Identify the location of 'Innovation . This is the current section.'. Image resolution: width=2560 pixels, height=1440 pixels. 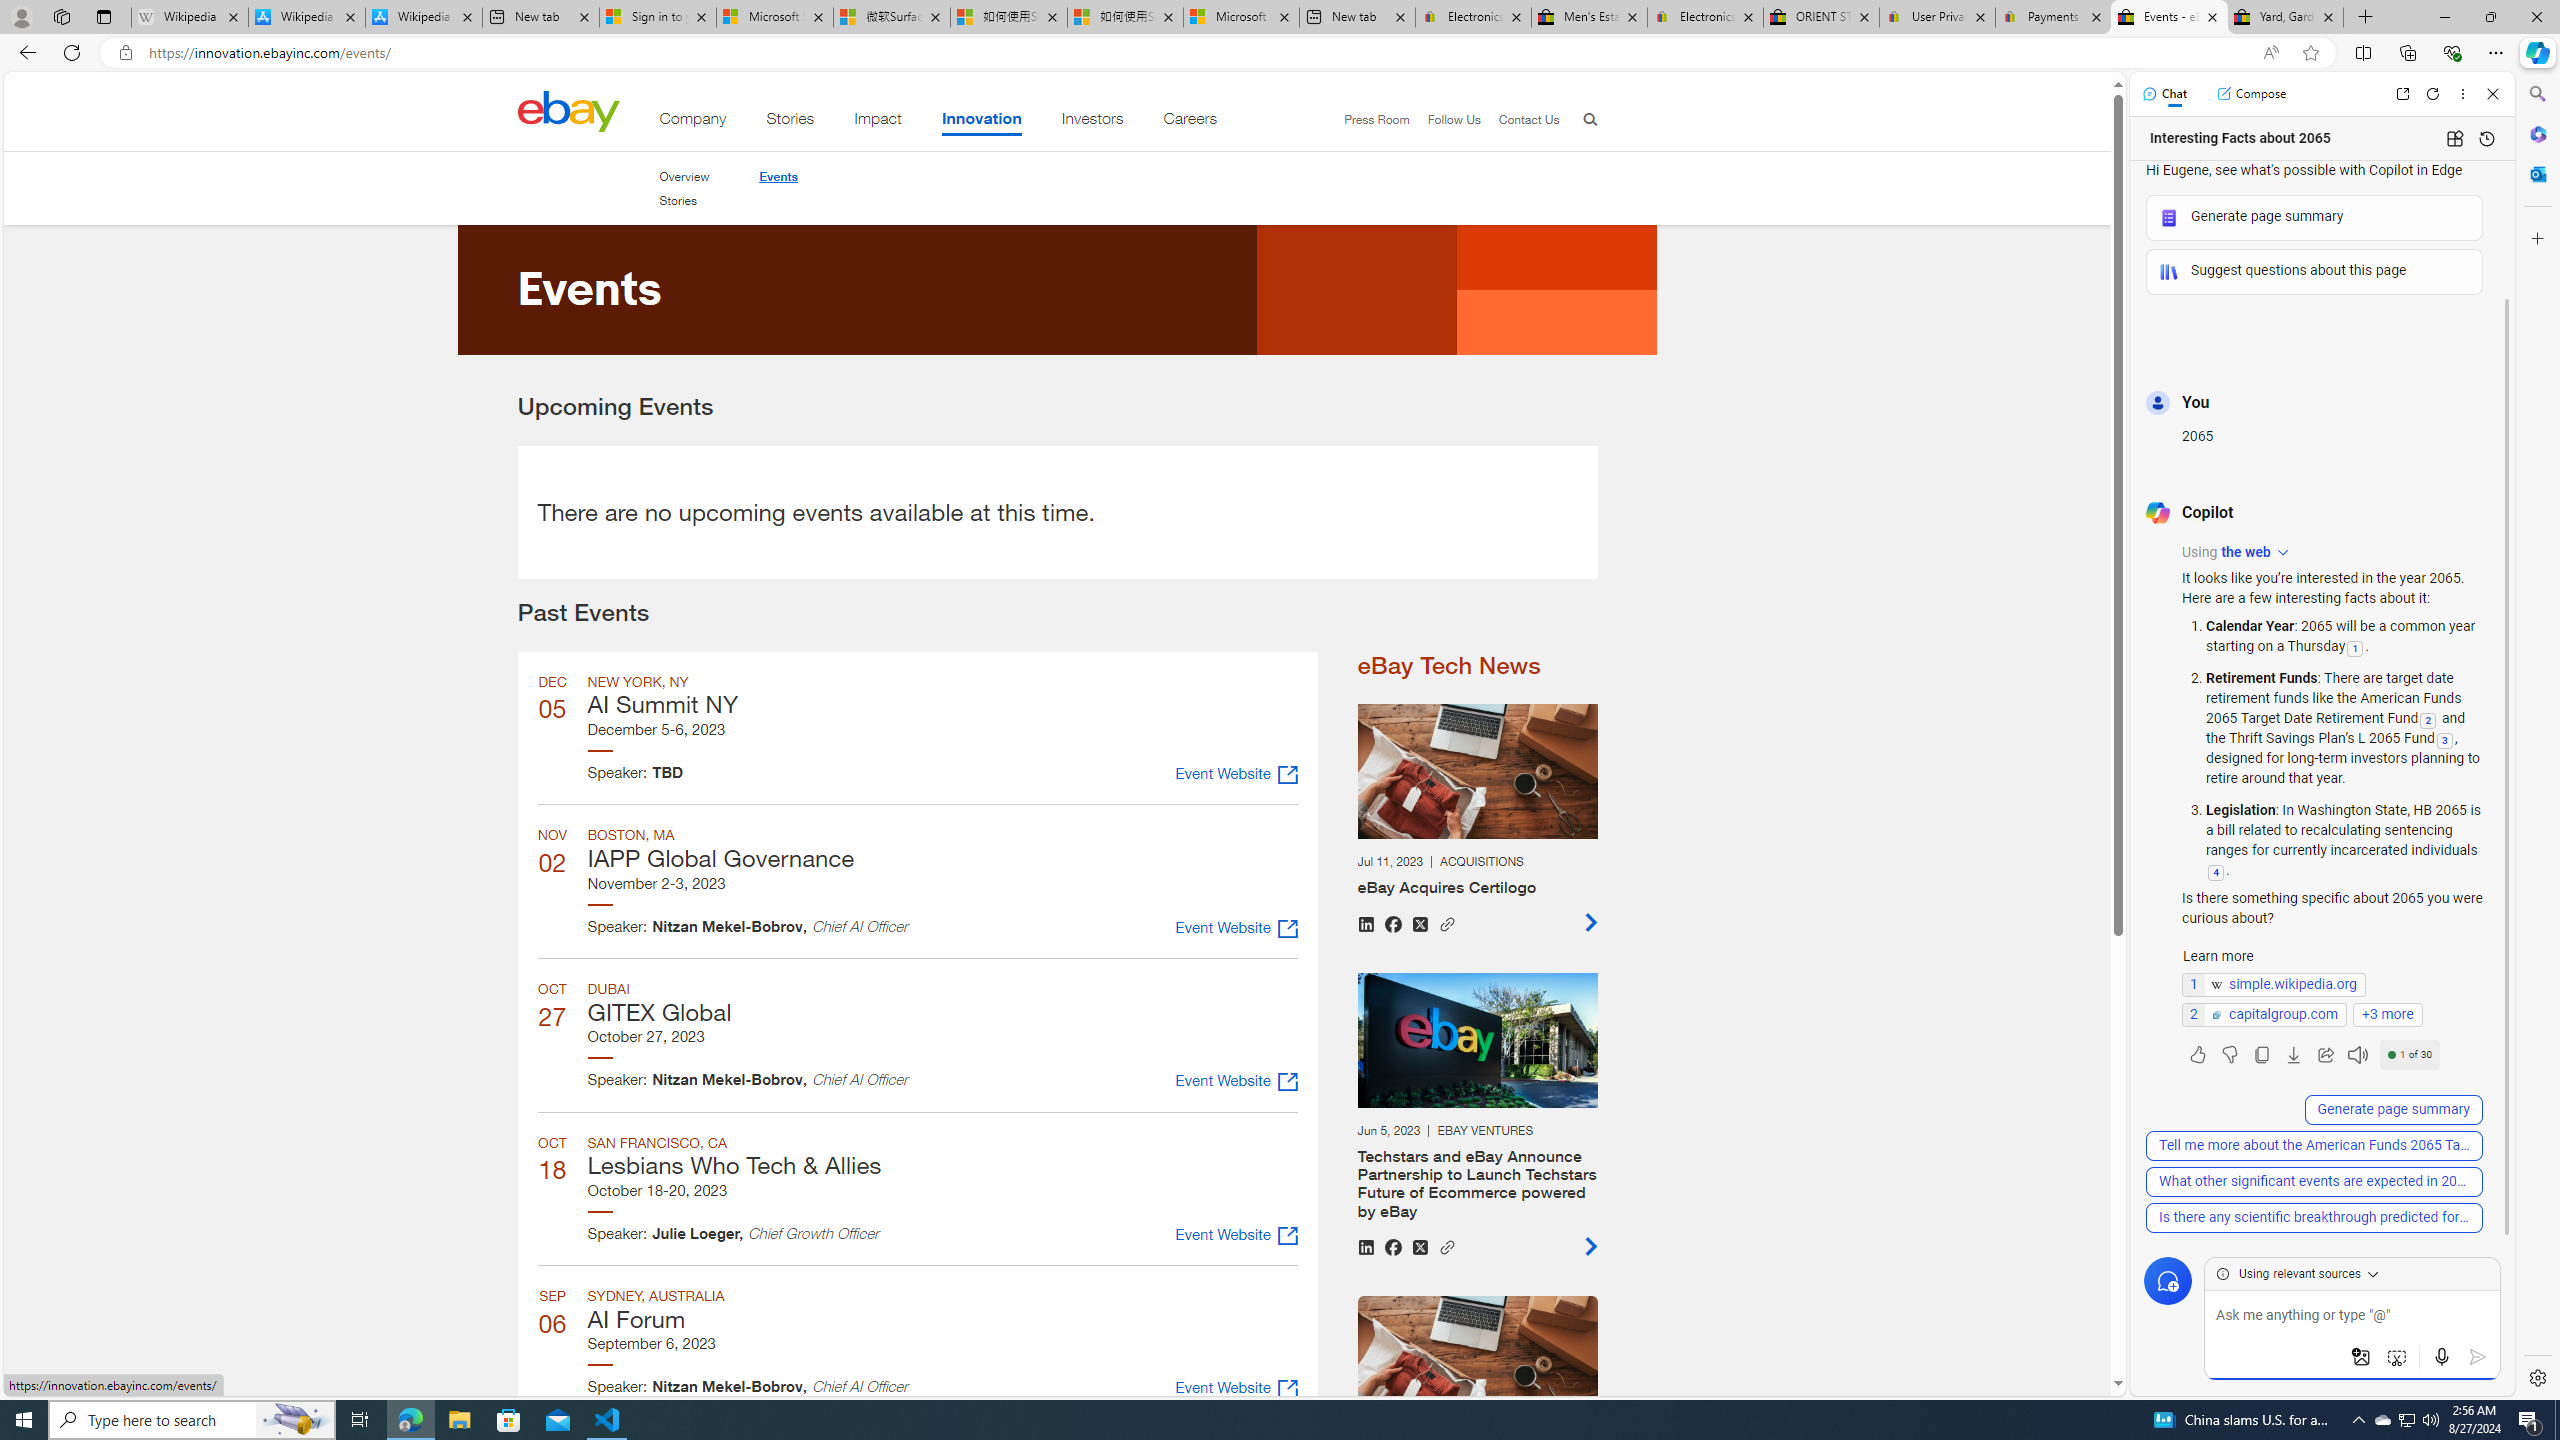
(981, 122).